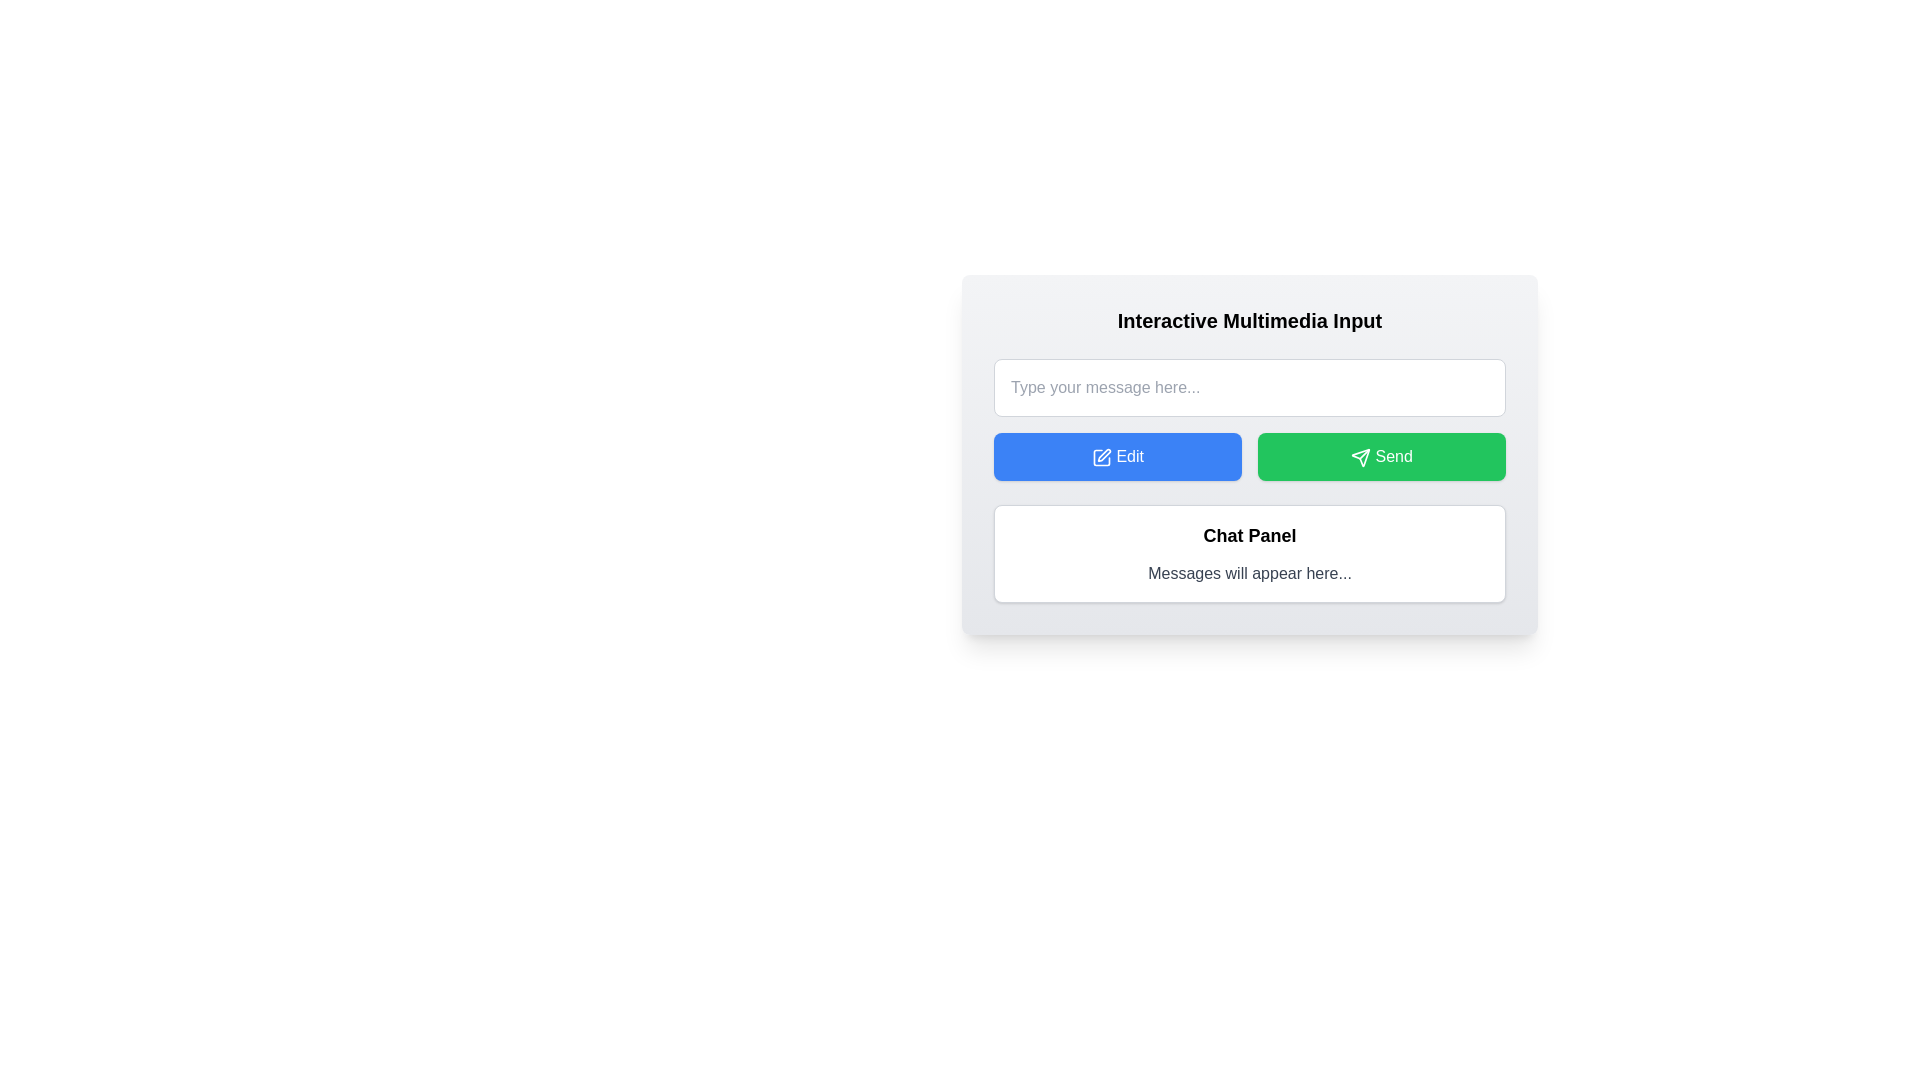 The width and height of the screenshot is (1920, 1080). Describe the element at coordinates (1248, 319) in the screenshot. I see `text displayed in the heading that says 'Interactive Multimedia Input', which is a bold, centered text styled as a header` at that location.